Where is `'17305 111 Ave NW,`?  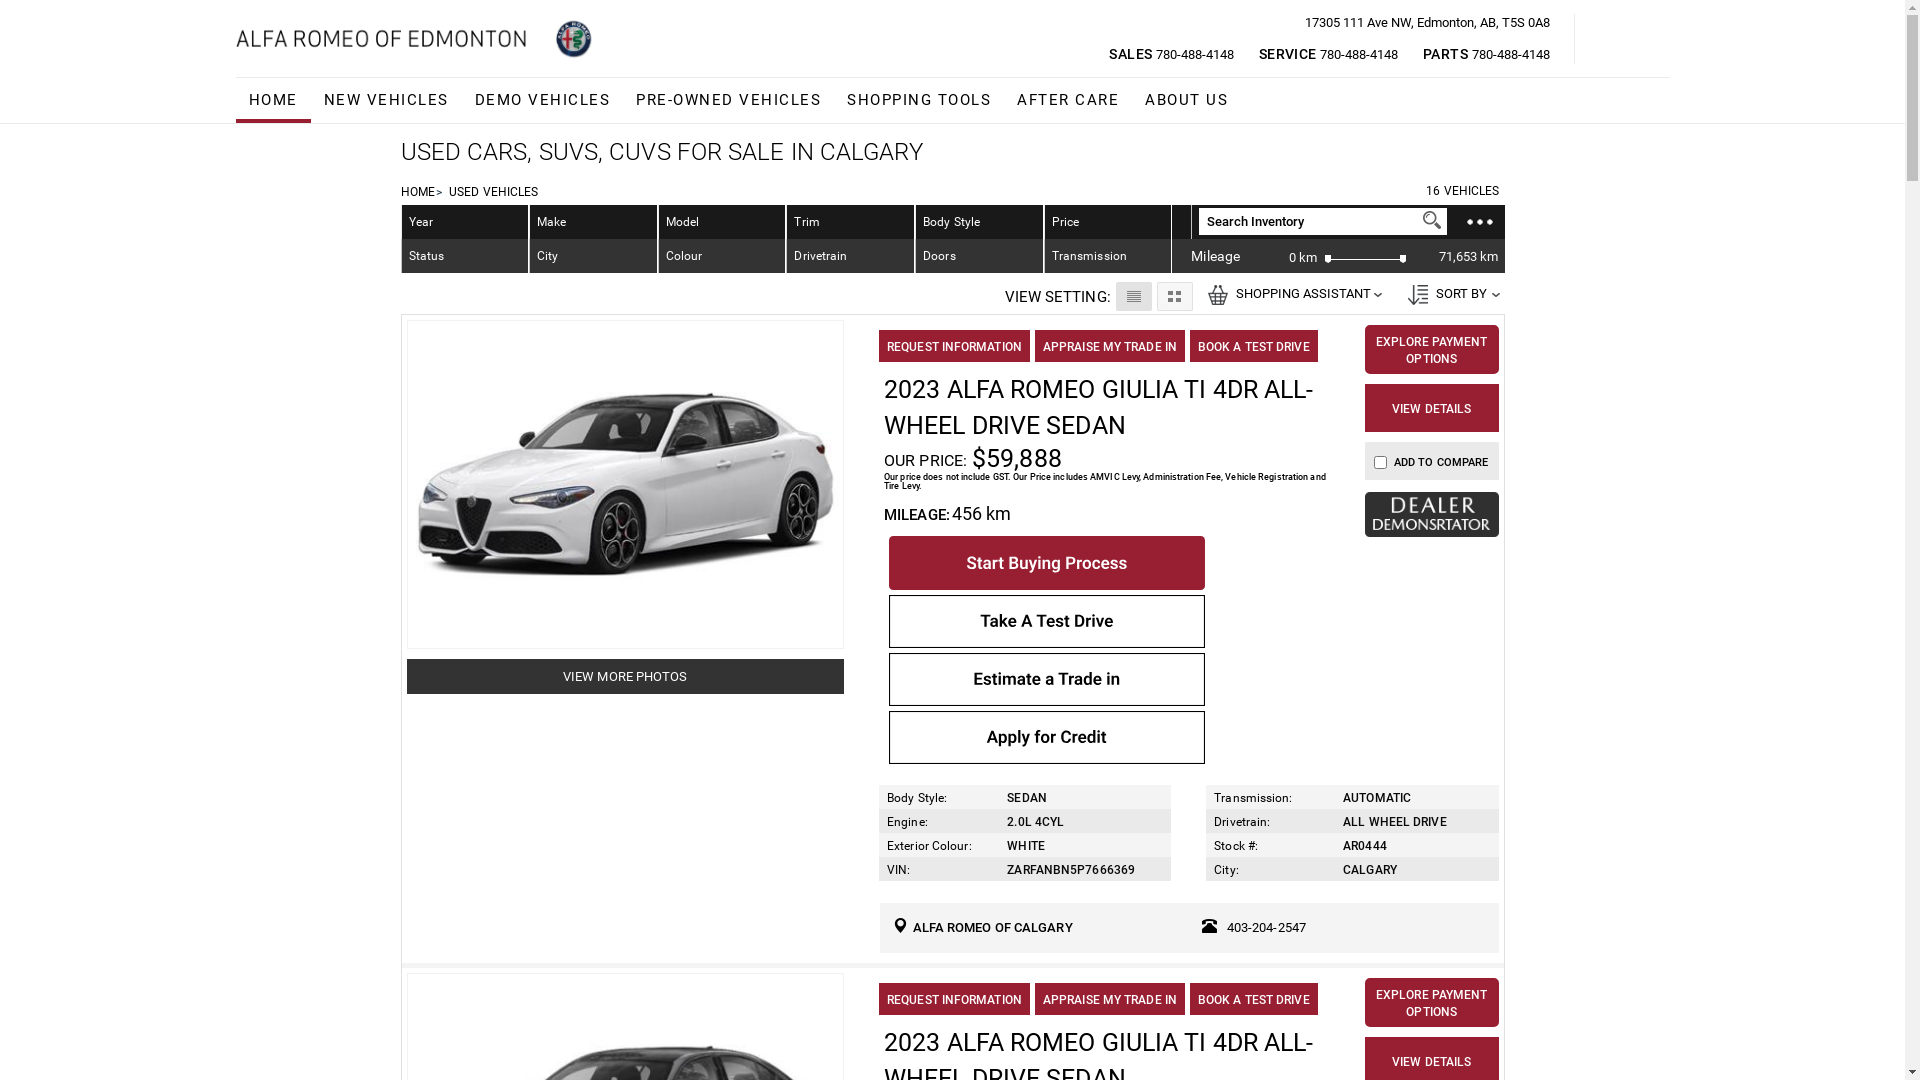
'17305 111 Ave NW, is located at coordinates (1425, 23).